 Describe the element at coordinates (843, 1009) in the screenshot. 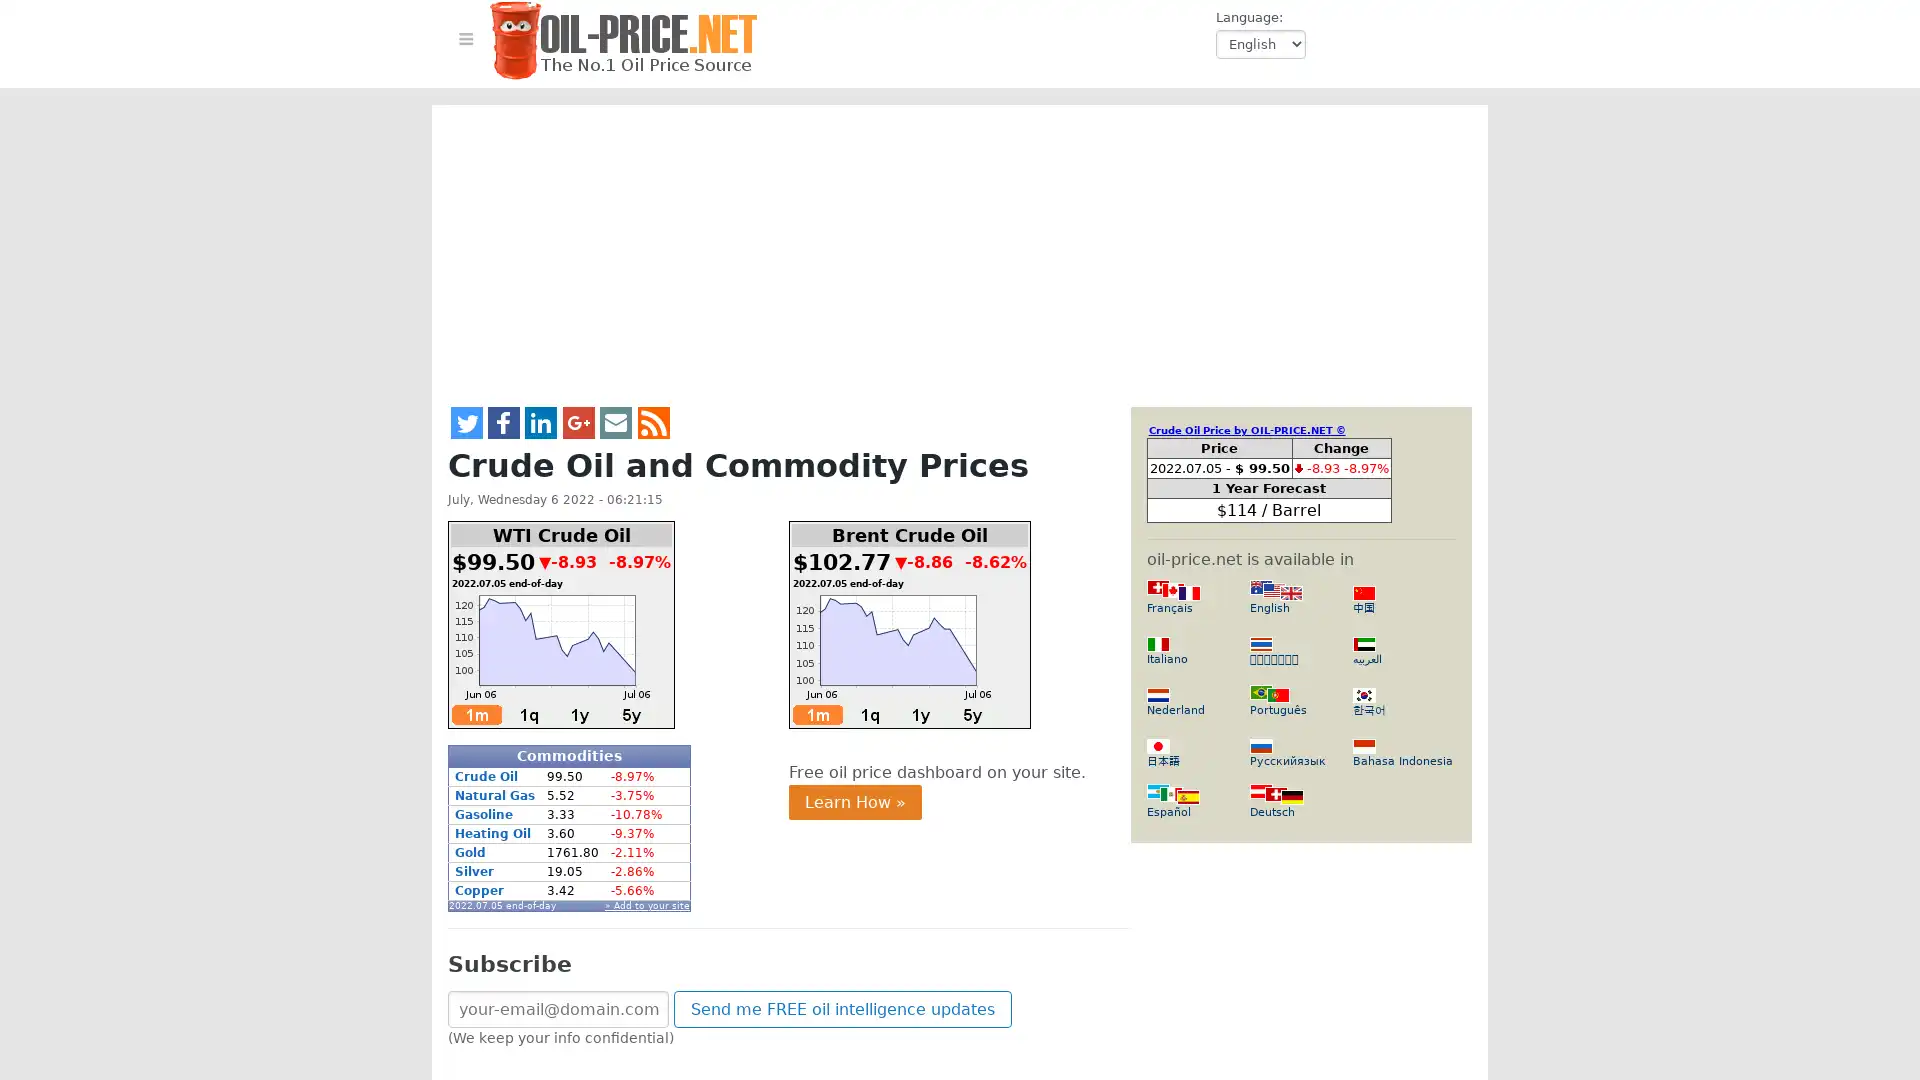

I see `Send me FREE oil intelligence updates` at that location.